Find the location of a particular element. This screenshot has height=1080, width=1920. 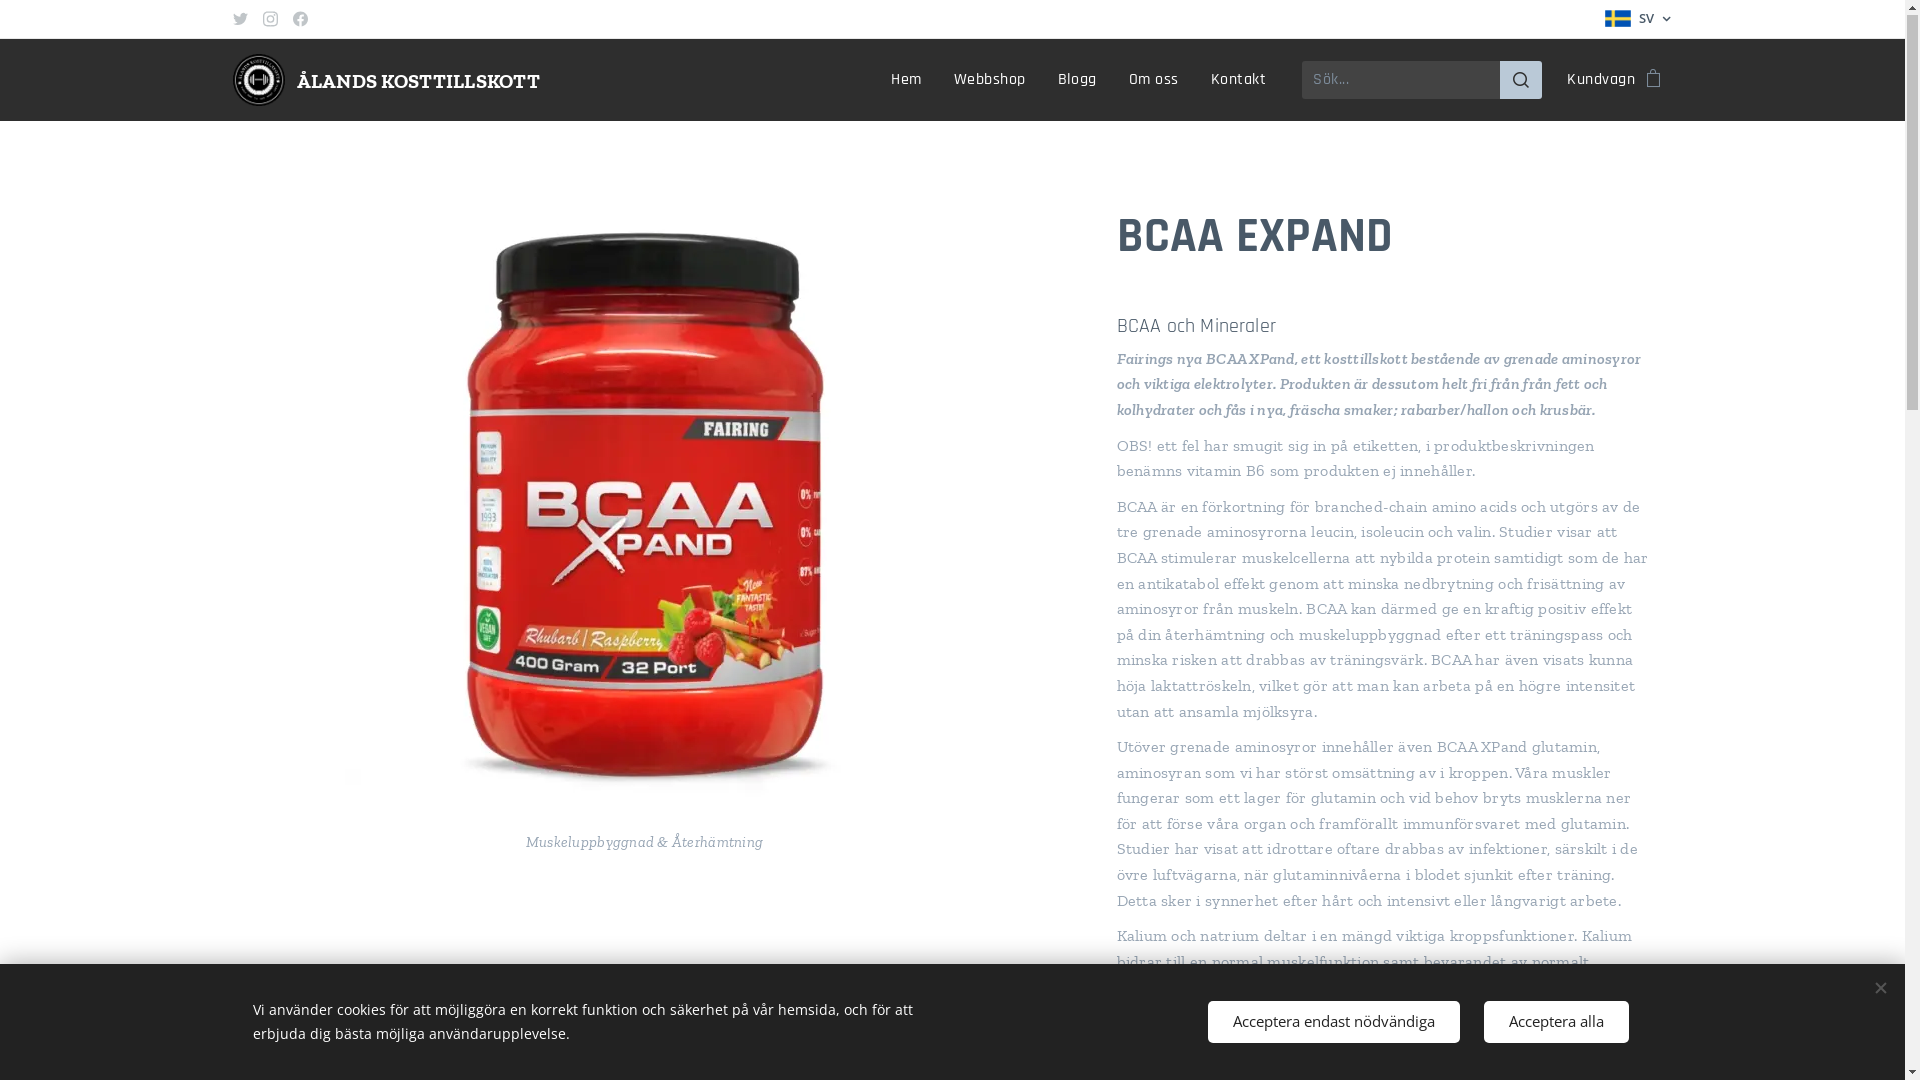

'Twitter' is located at coordinates (240, 19).